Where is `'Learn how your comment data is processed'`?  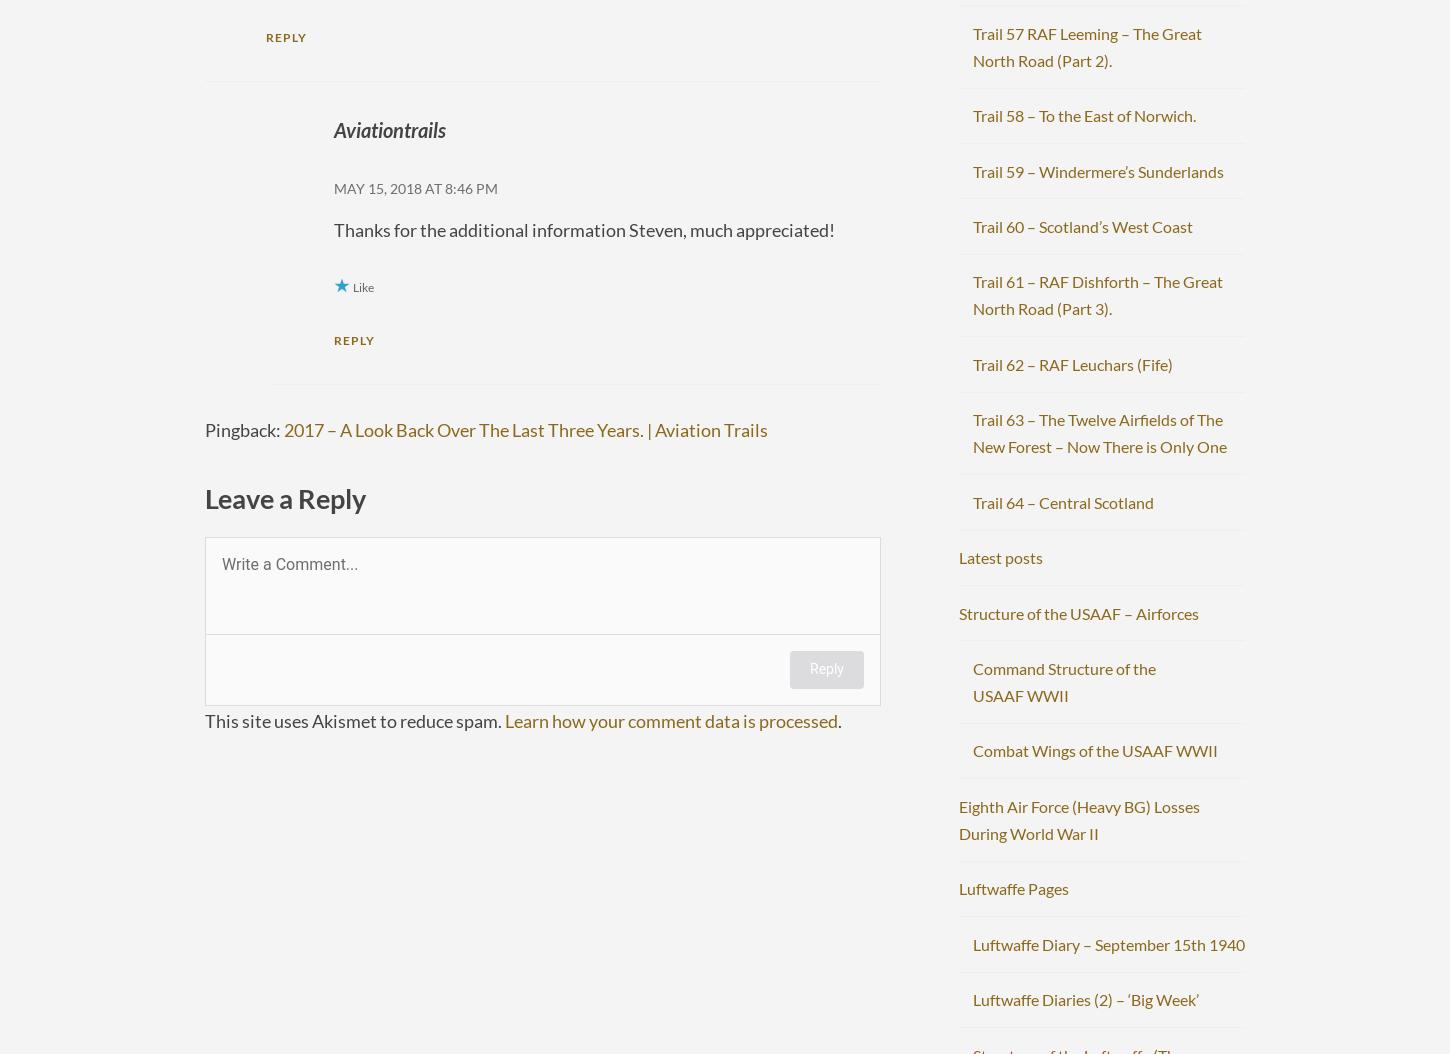
'Learn how your comment data is processed' is located at coordinates (670, 720).